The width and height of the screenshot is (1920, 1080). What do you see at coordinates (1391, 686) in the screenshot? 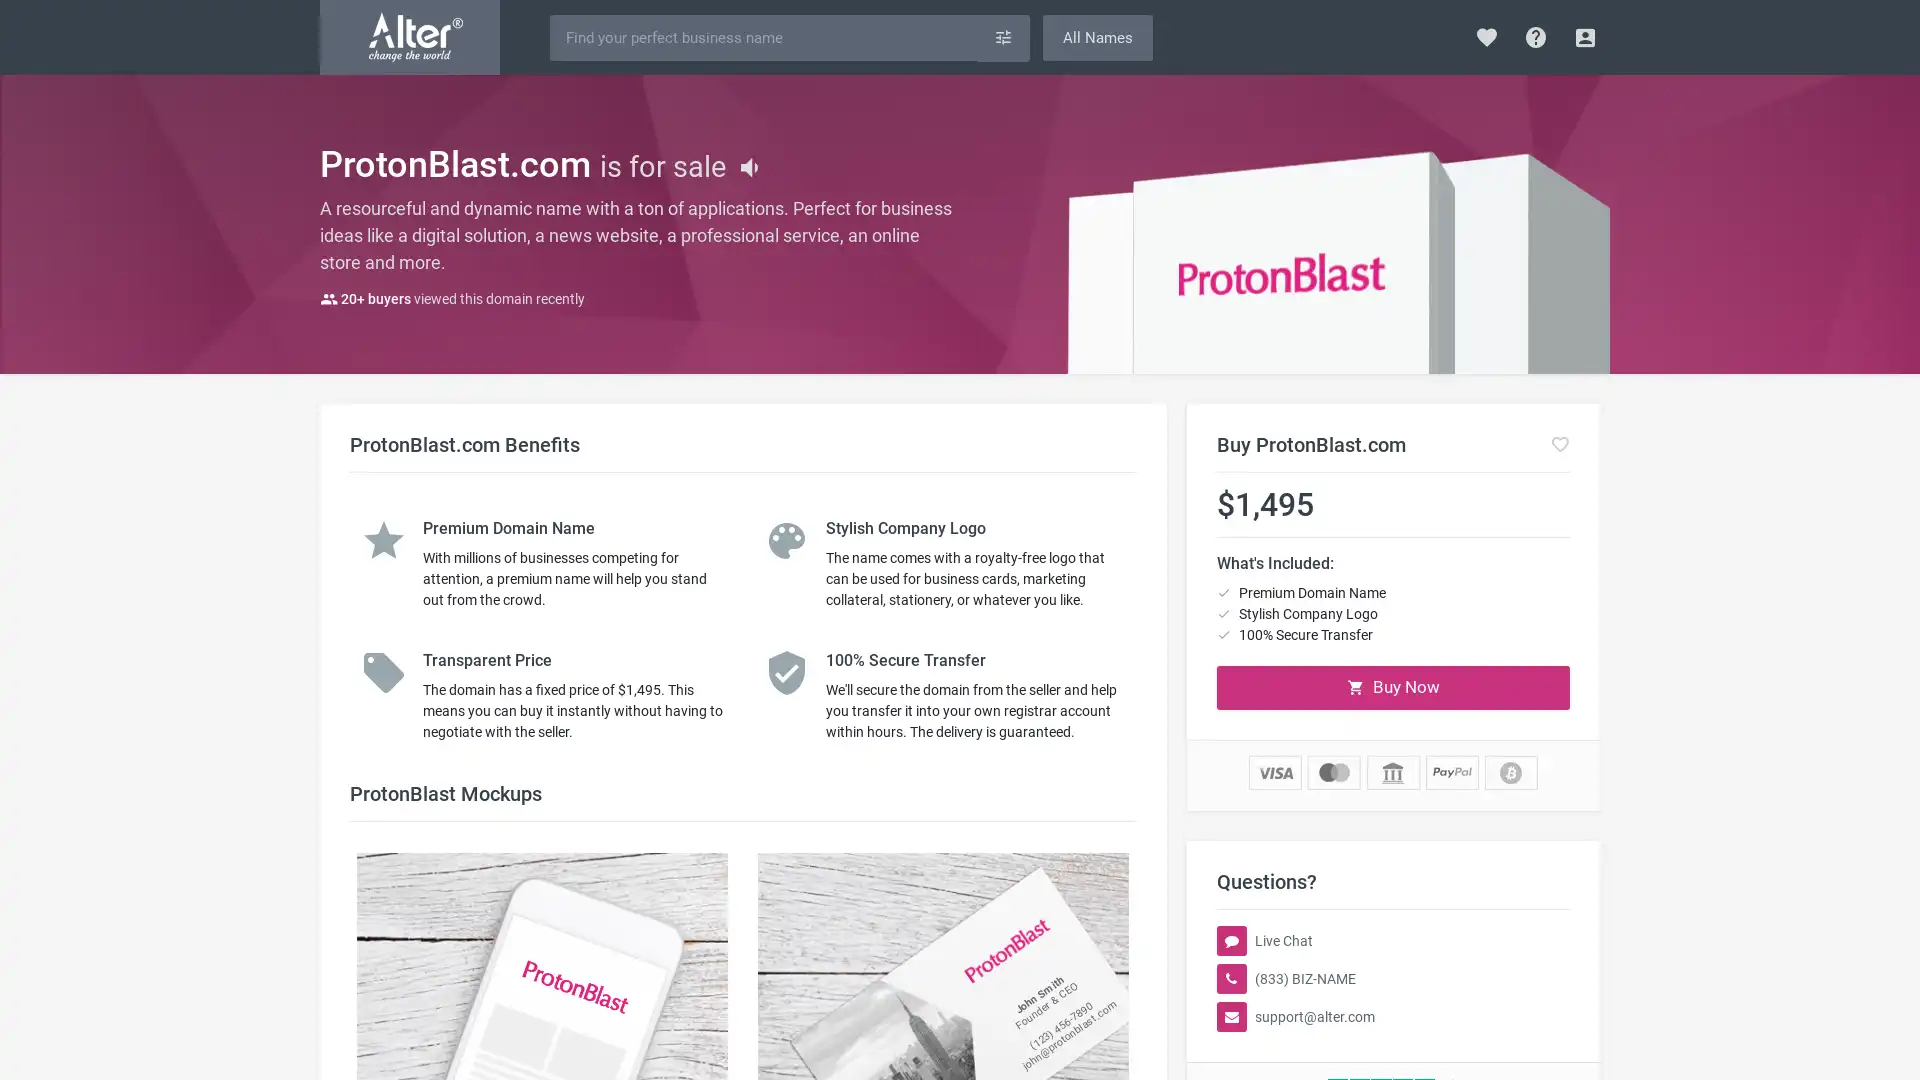
I see `Buy Now` at bounding box center [1391, 686].